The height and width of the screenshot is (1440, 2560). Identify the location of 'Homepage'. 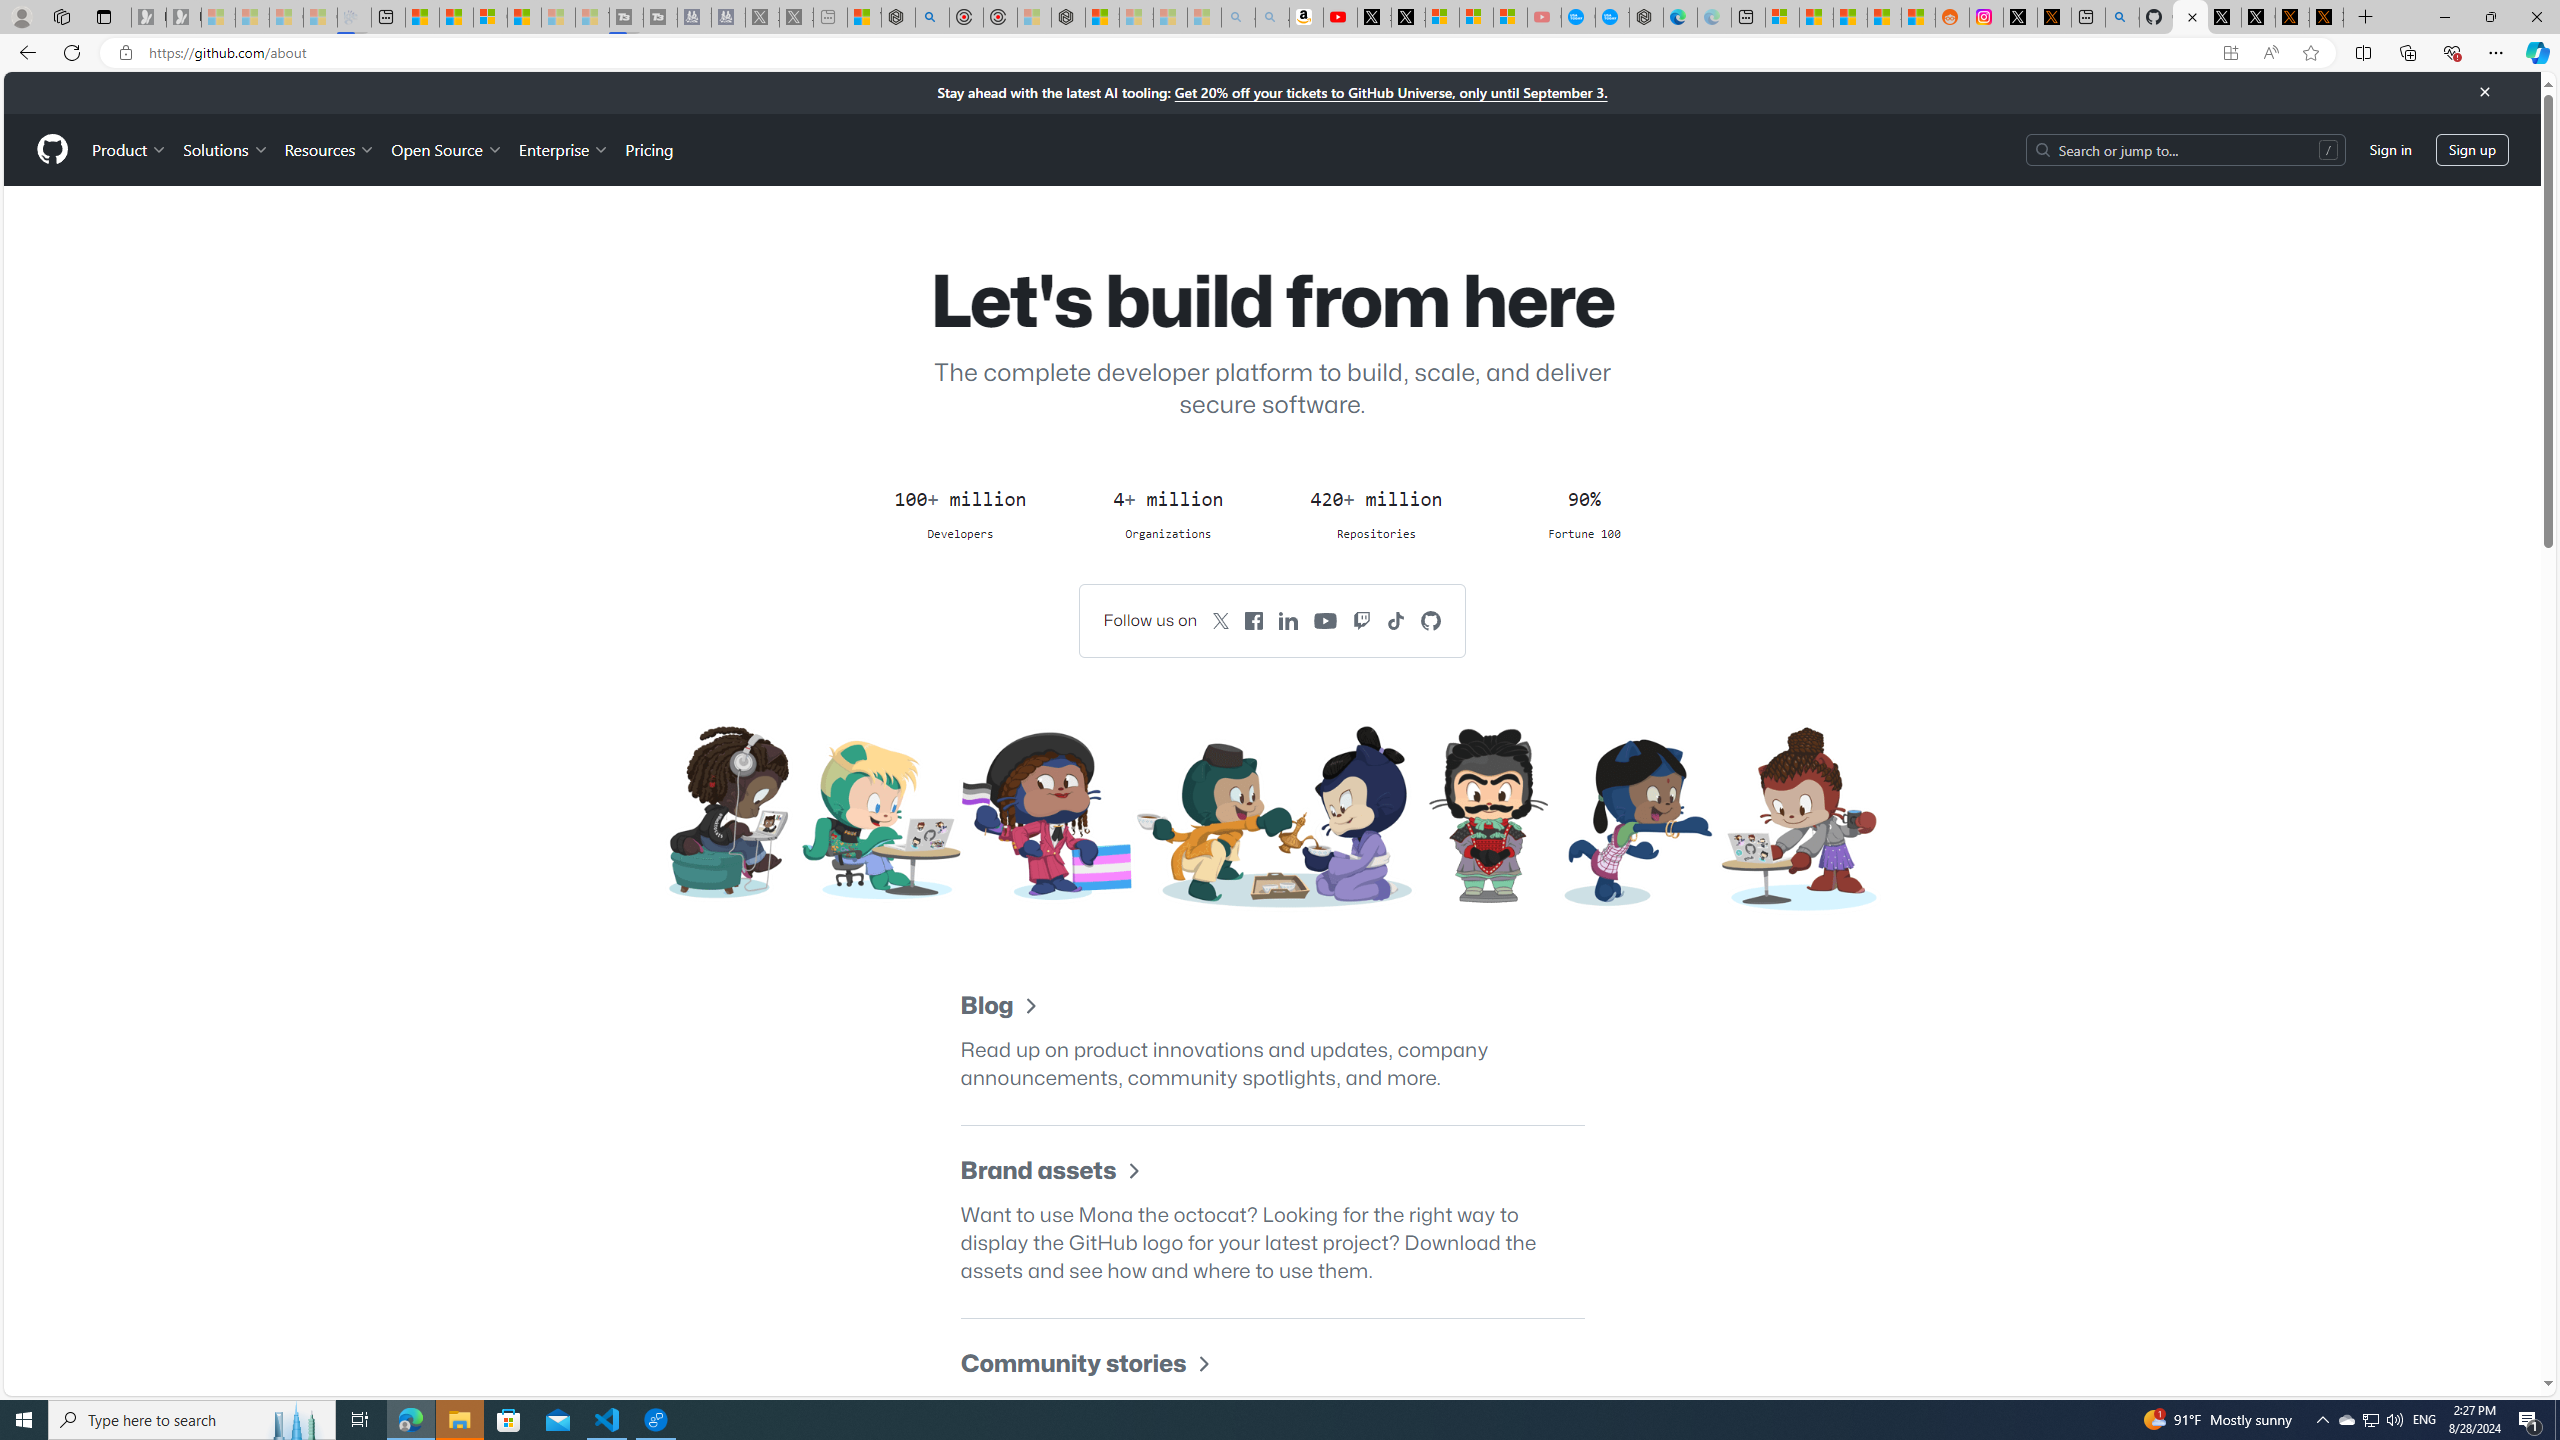
(52, 149).